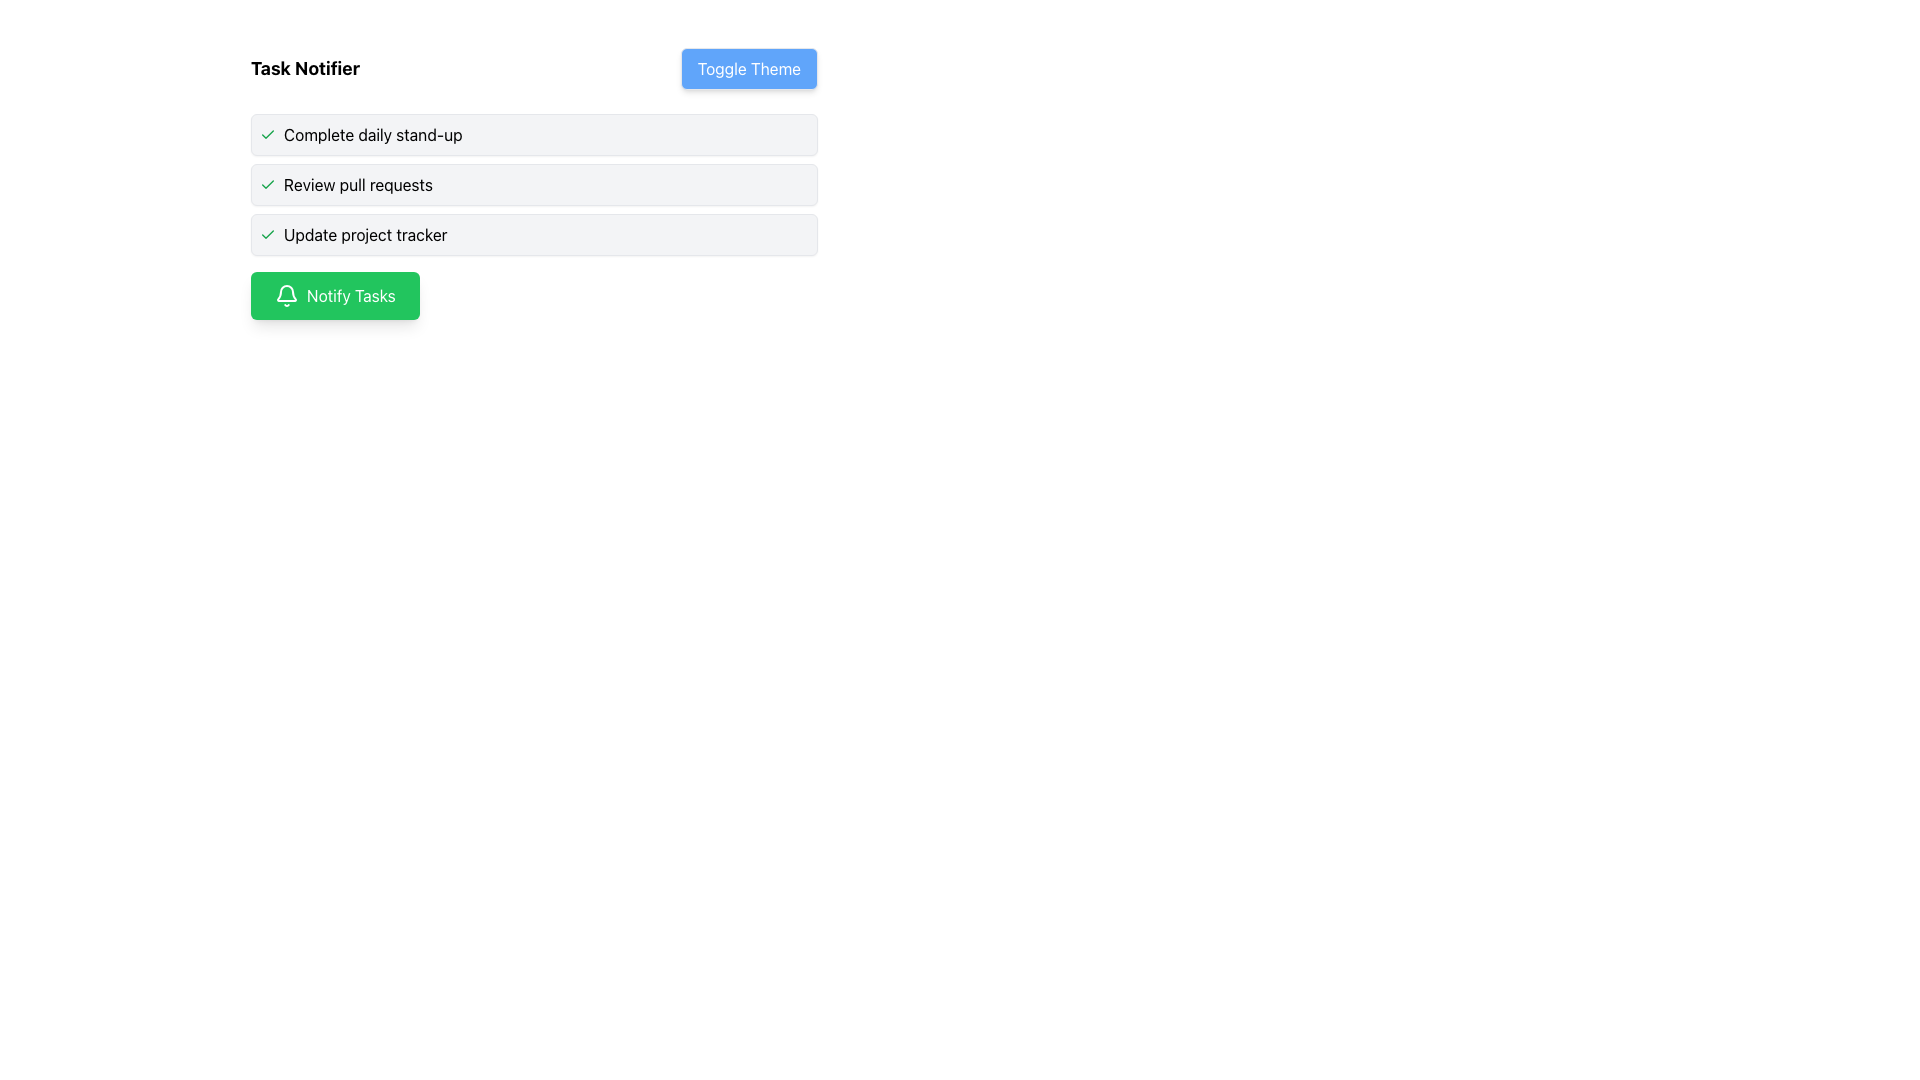 The width and height of the screenshot is (1920, 1080). What do you see at coordinates (534, 234) in the screenshot?
I see `assistive technologies` at bounding box center [534, 234].